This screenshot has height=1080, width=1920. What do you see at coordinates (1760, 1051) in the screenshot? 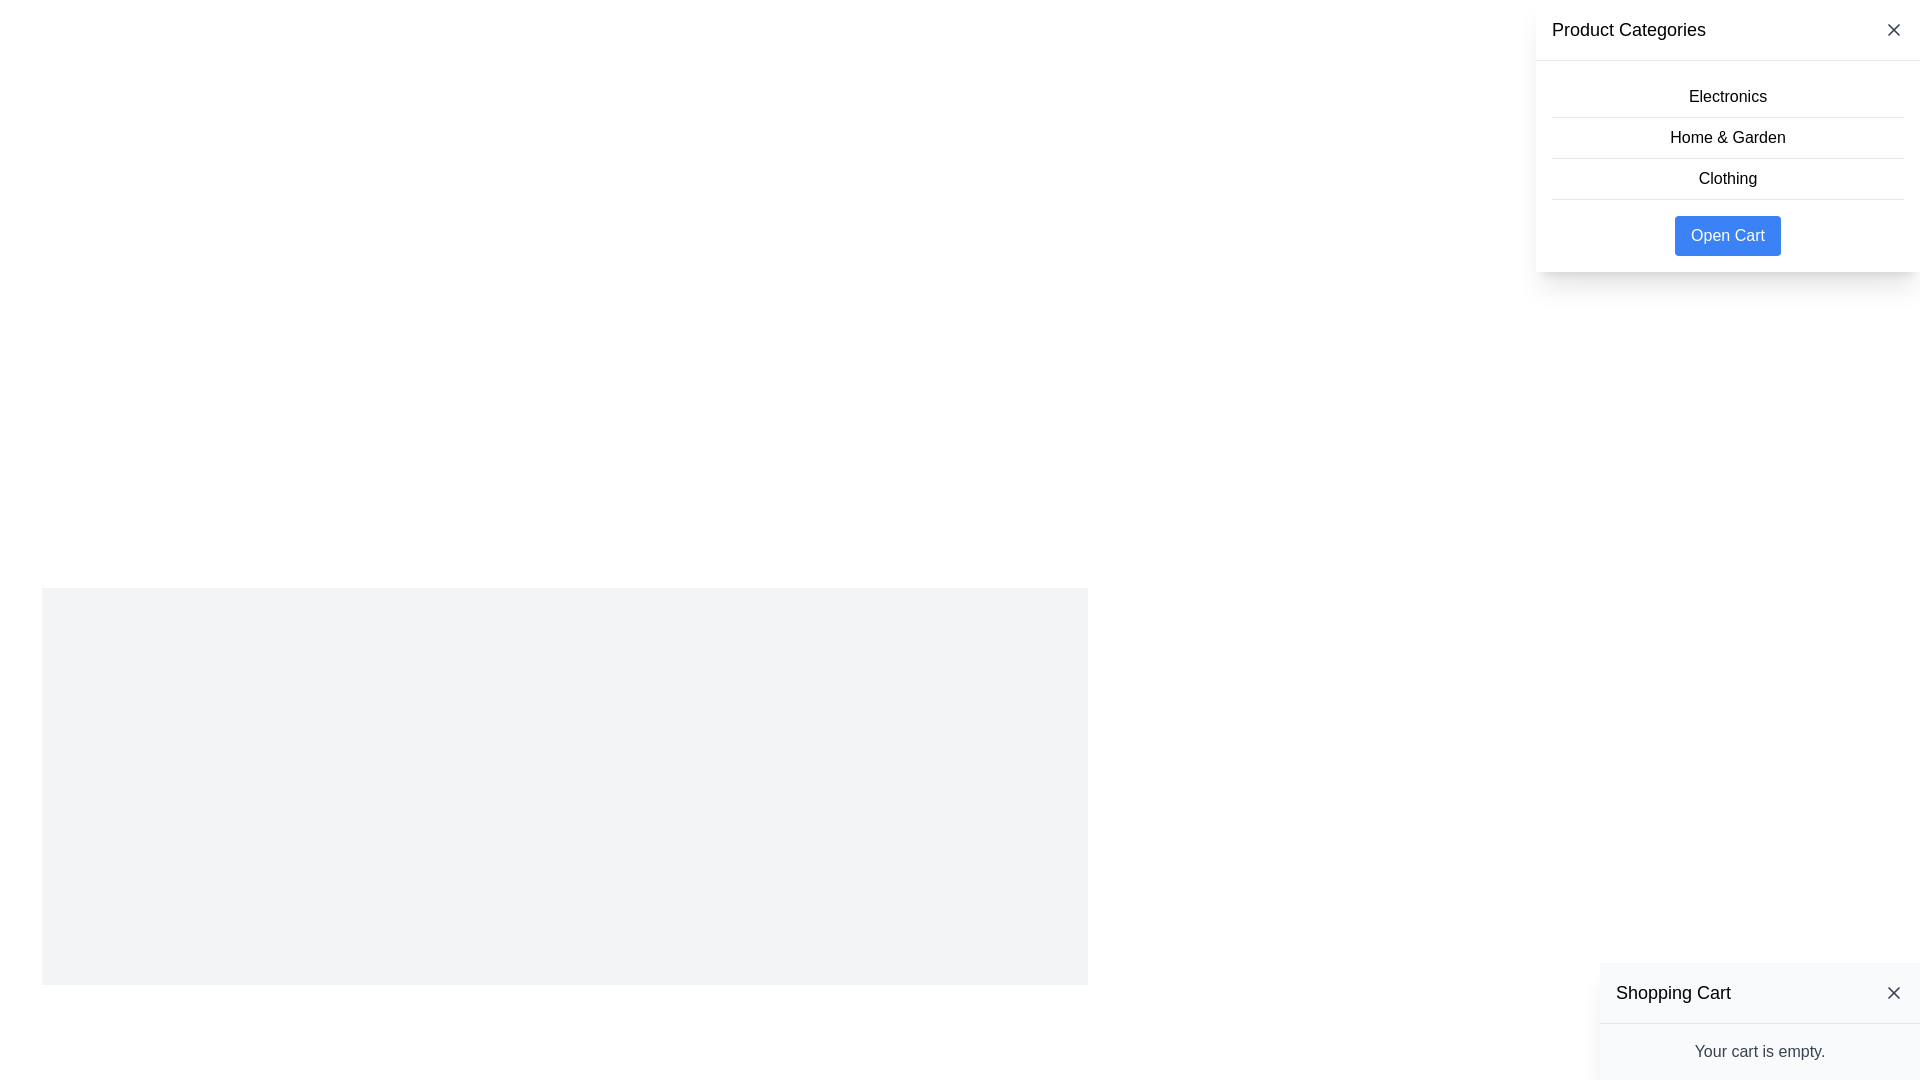
I see `the static informational text indicating that the shopping cart is empty, located at the bottom right of the 'Shopping Cart' section` at bounding box center [1760, 1051].